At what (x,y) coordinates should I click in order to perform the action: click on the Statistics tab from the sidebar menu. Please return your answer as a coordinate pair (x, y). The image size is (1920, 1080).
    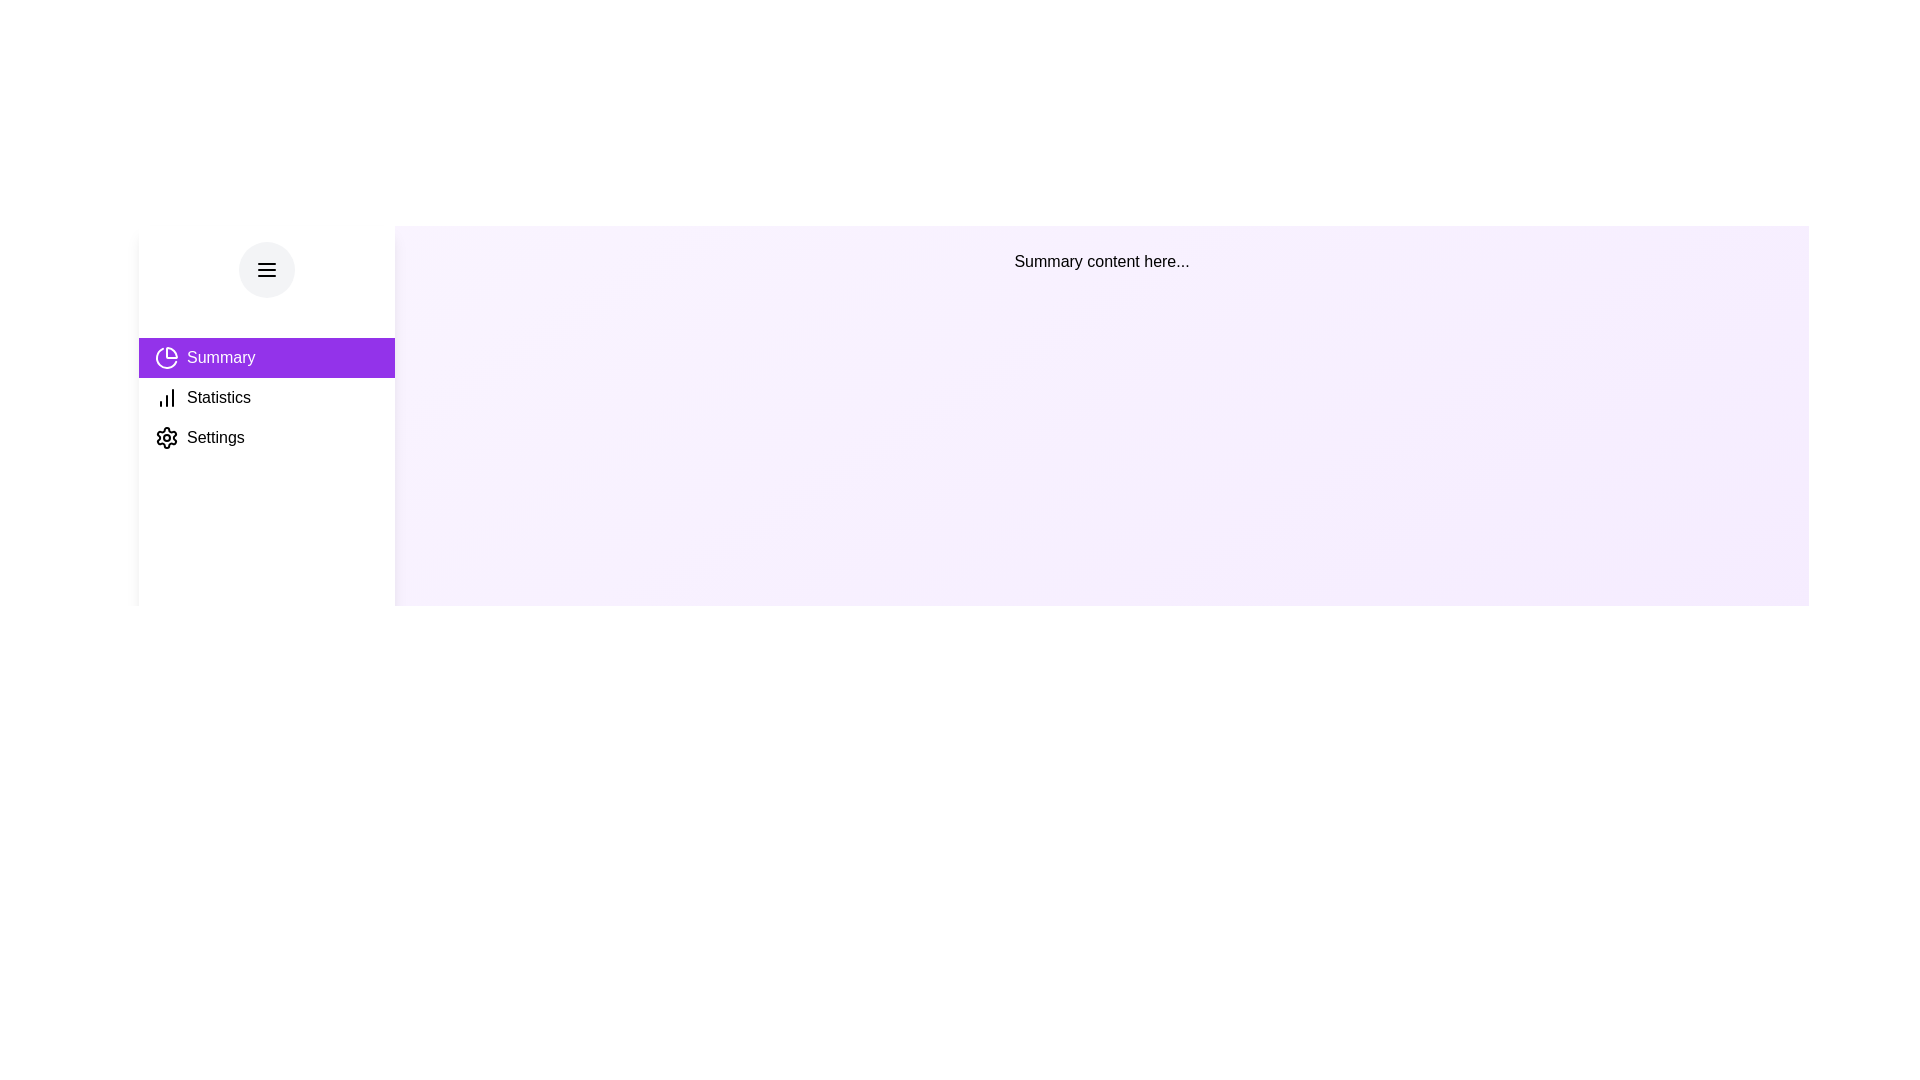
    Looking at the image, I should click on (266, 397).